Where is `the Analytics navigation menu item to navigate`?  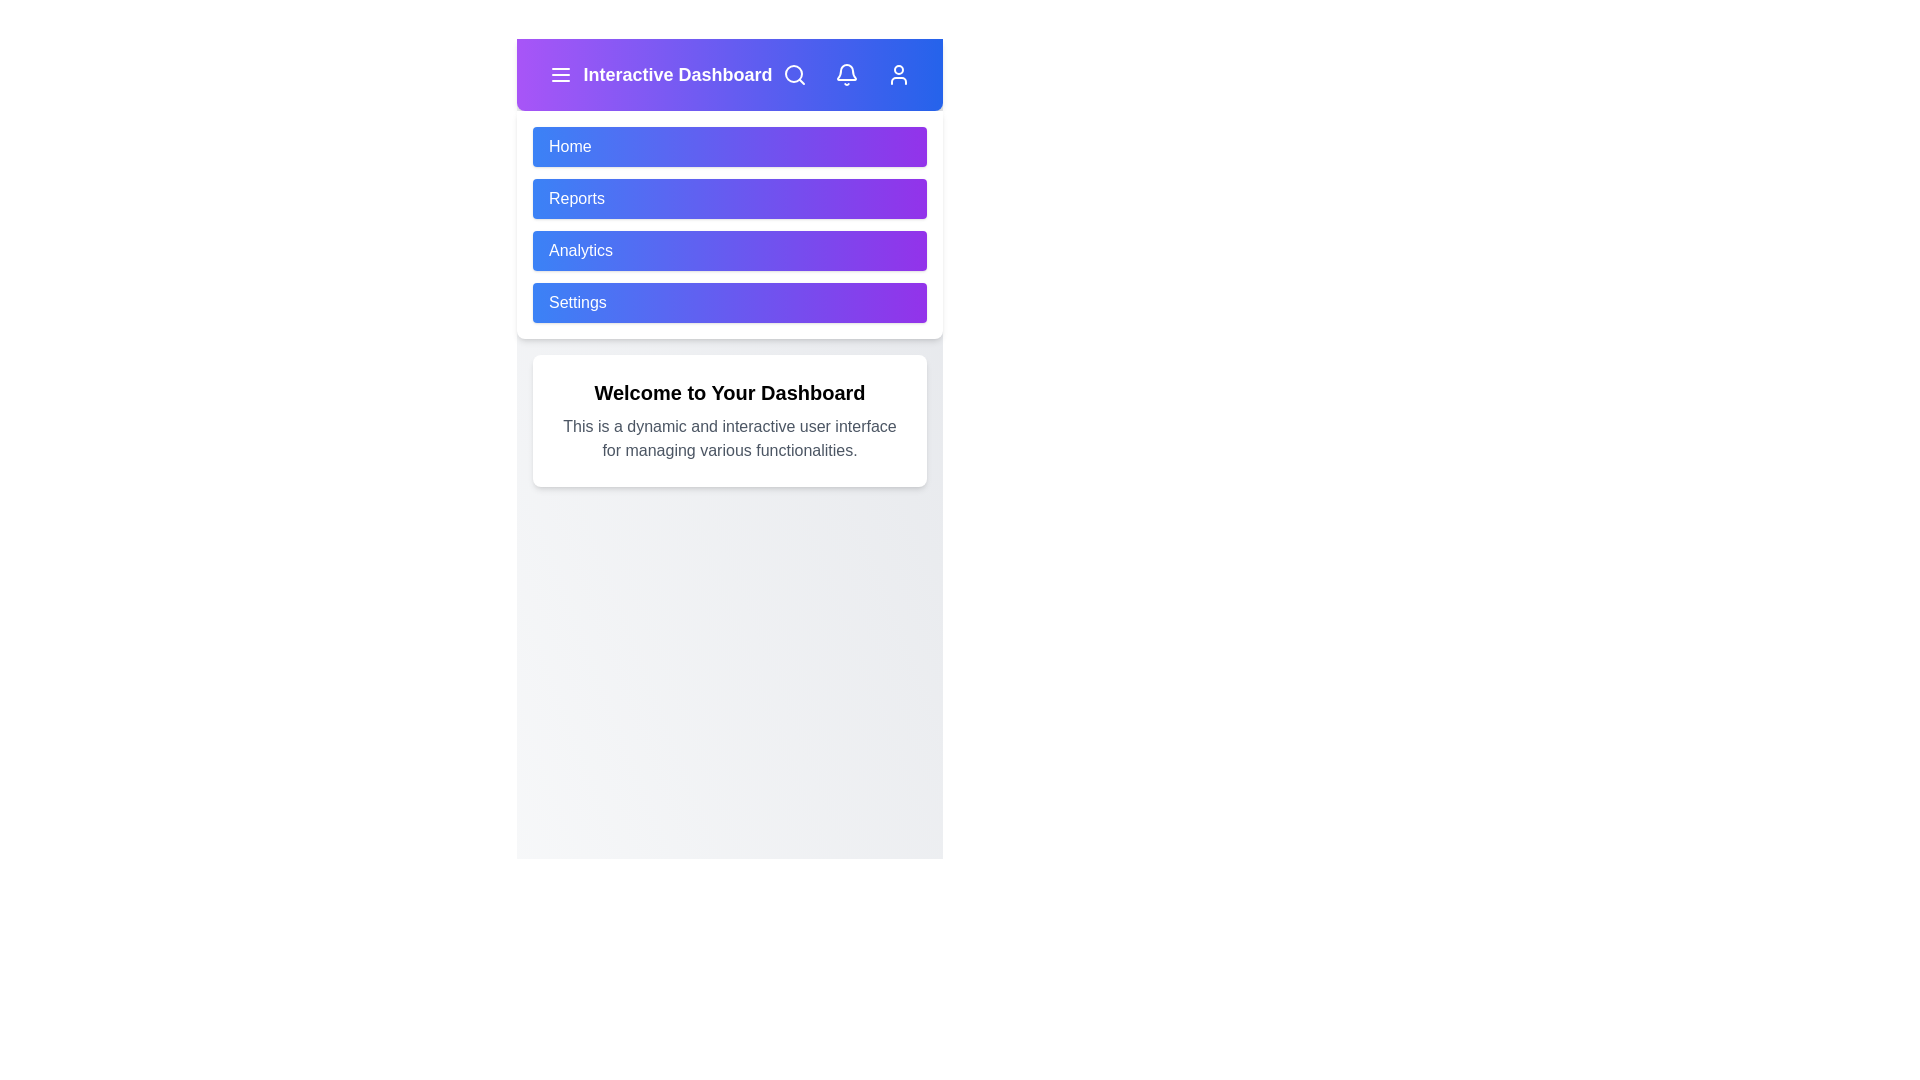
the Analytics navigation menu item to navigate is located at coordinates (728, 249).